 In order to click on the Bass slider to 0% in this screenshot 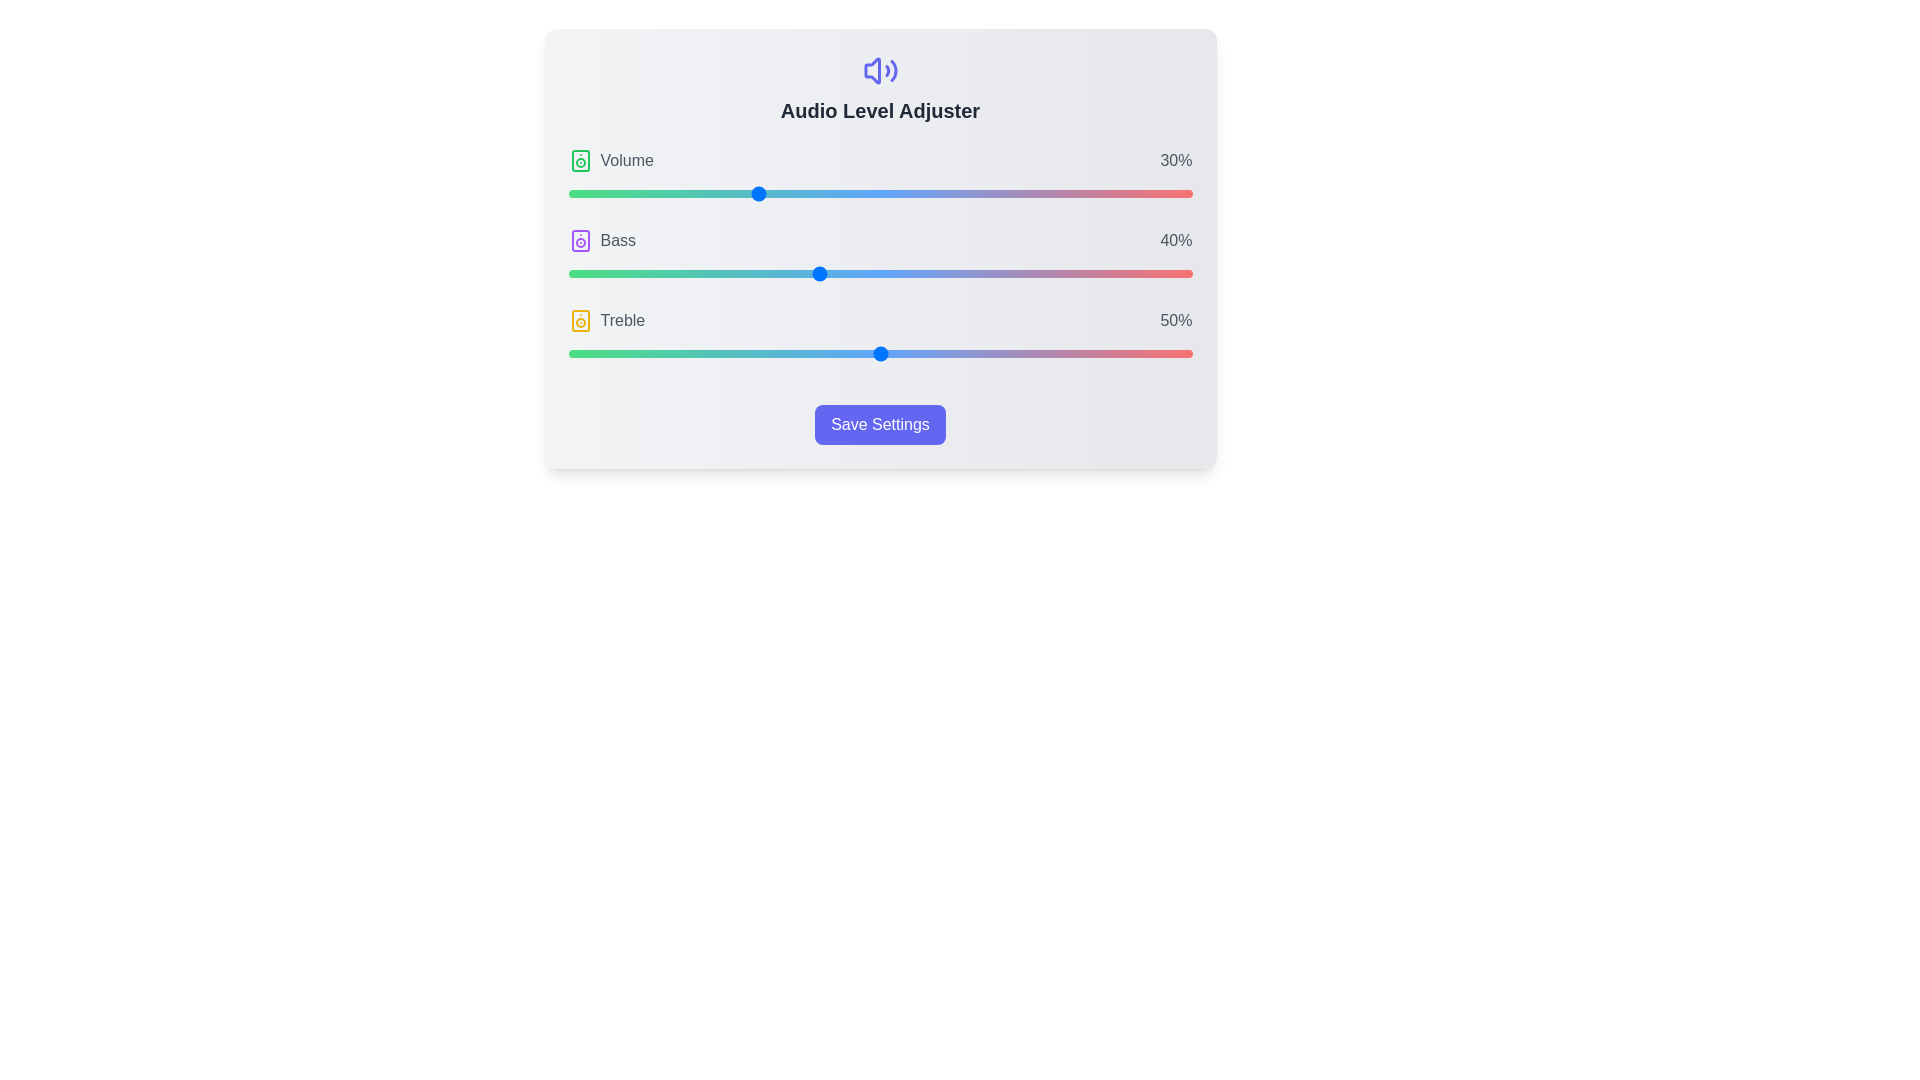, I will do `click(567, 273)`.